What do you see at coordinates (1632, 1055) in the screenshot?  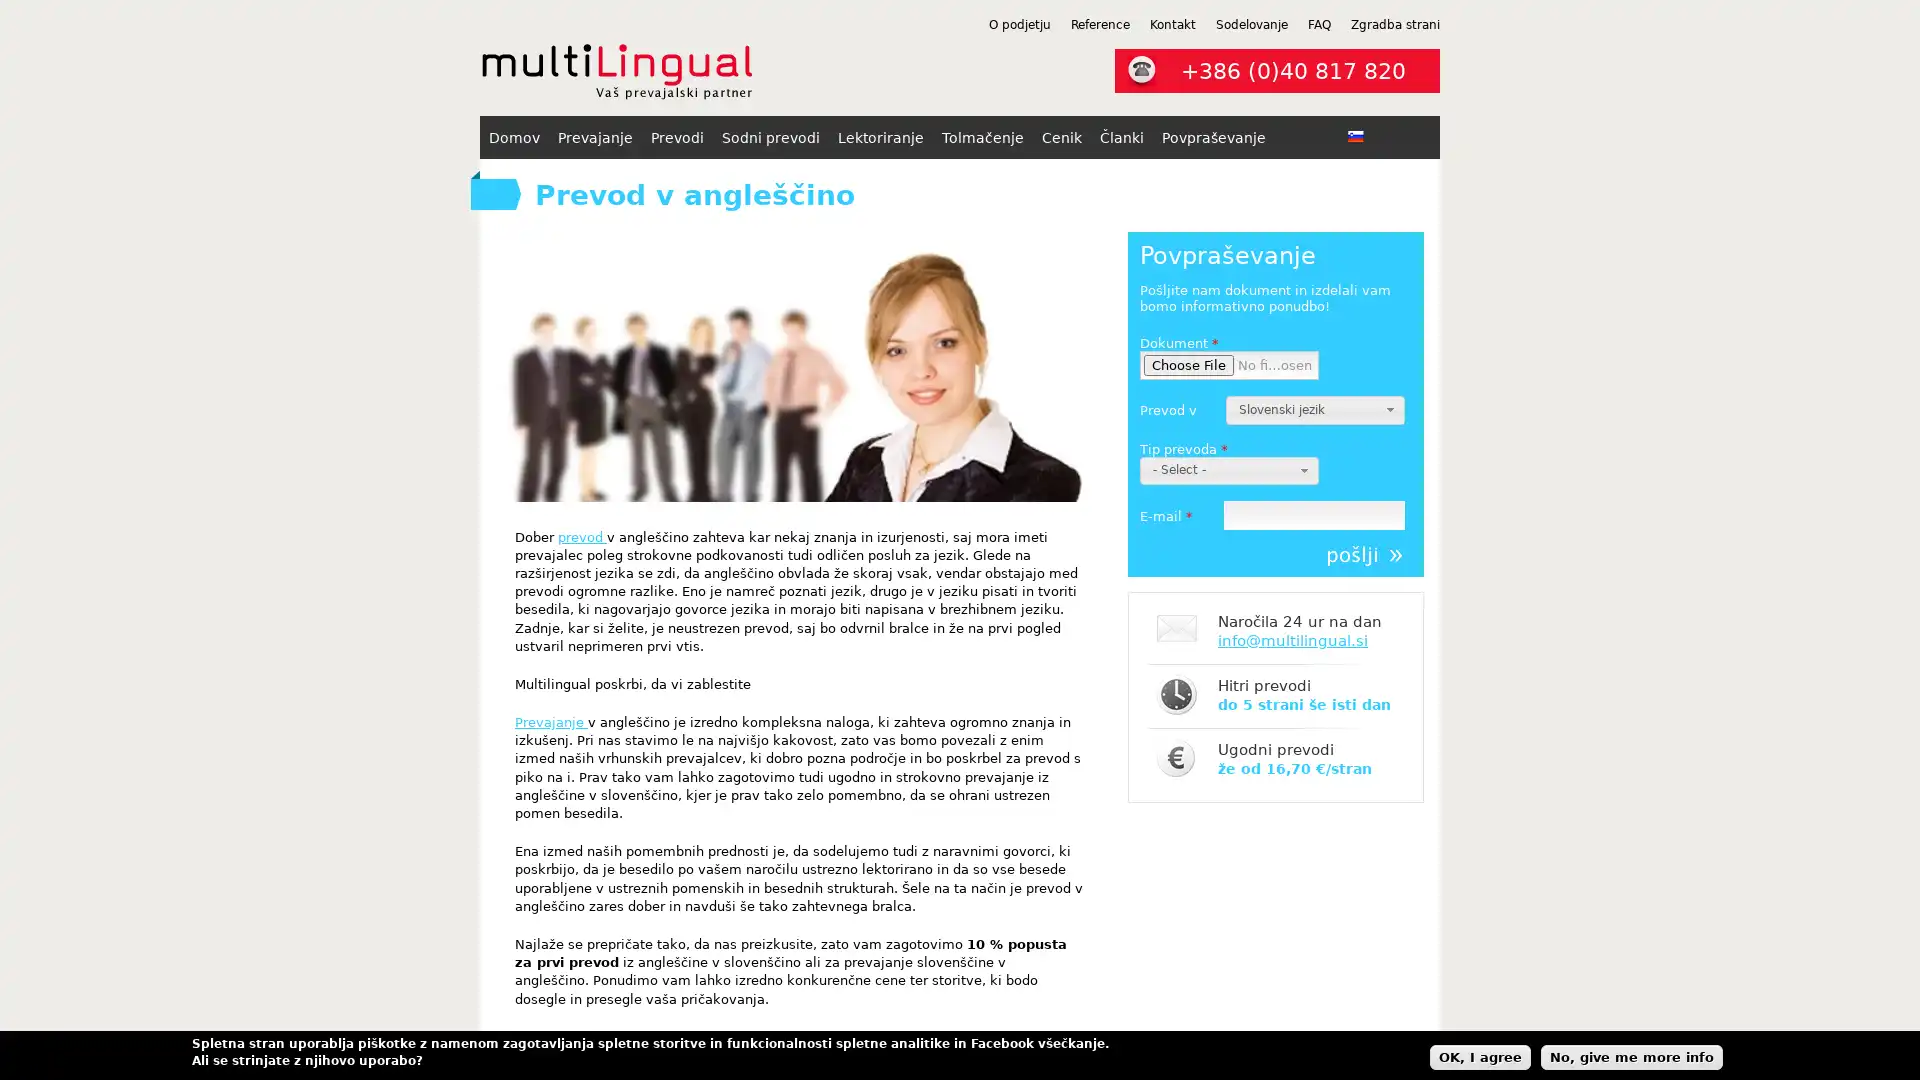 I see `No, give me more info` at bounding box center [1632, 1055].